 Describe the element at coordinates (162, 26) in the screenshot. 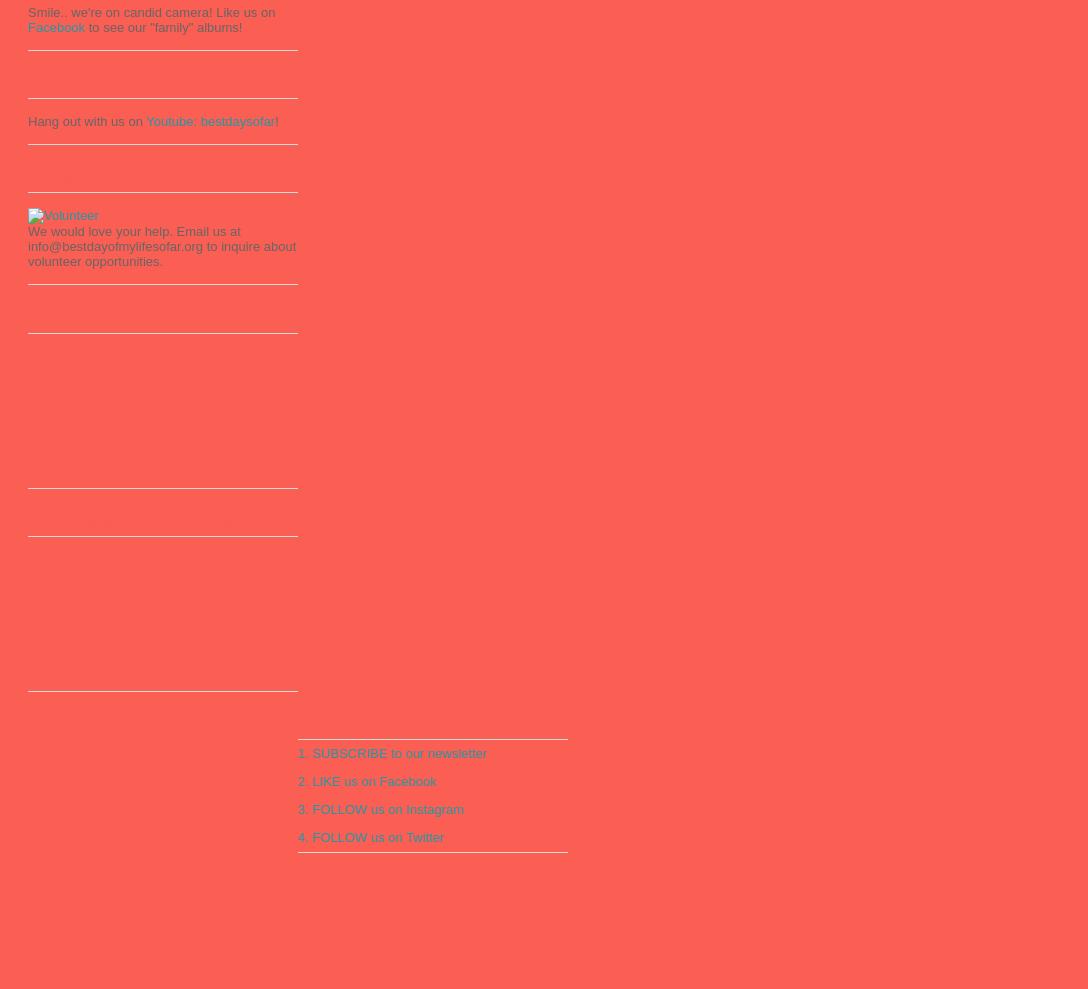

I see `'to see our "family" albums!'` at that location.